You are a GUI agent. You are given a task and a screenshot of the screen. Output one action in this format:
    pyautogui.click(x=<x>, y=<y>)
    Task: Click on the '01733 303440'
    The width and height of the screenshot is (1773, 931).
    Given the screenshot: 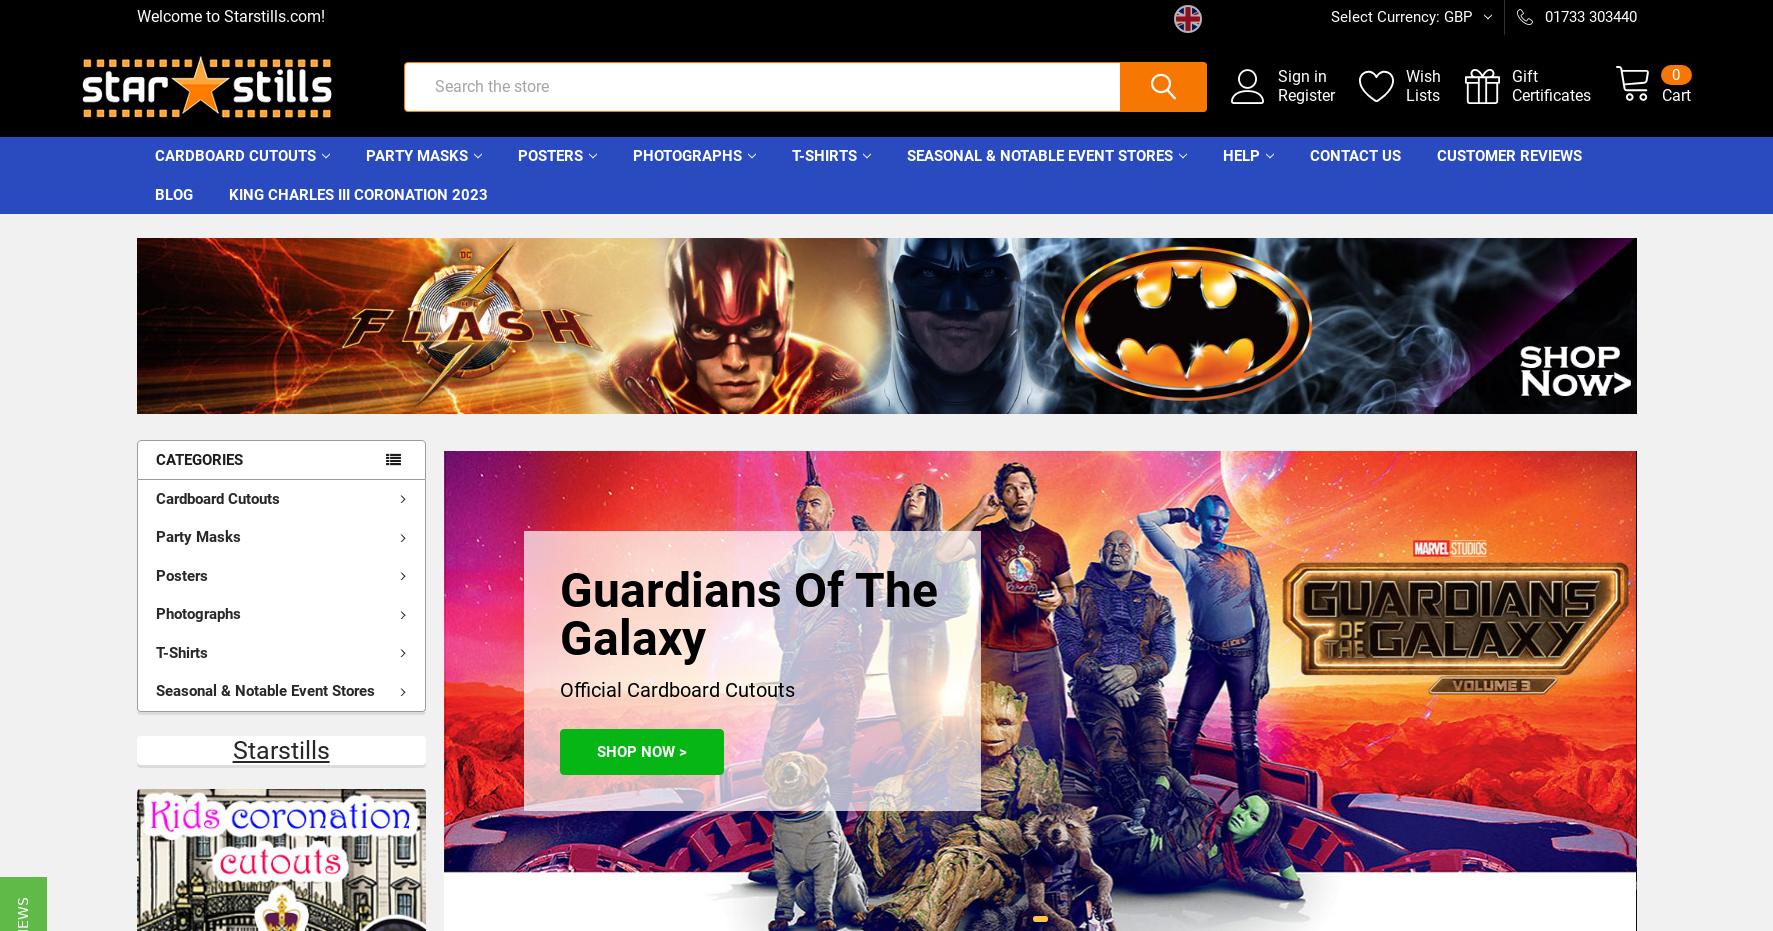 What is the action you would take?
    pyautogui.click(x=1589, y=16)
    